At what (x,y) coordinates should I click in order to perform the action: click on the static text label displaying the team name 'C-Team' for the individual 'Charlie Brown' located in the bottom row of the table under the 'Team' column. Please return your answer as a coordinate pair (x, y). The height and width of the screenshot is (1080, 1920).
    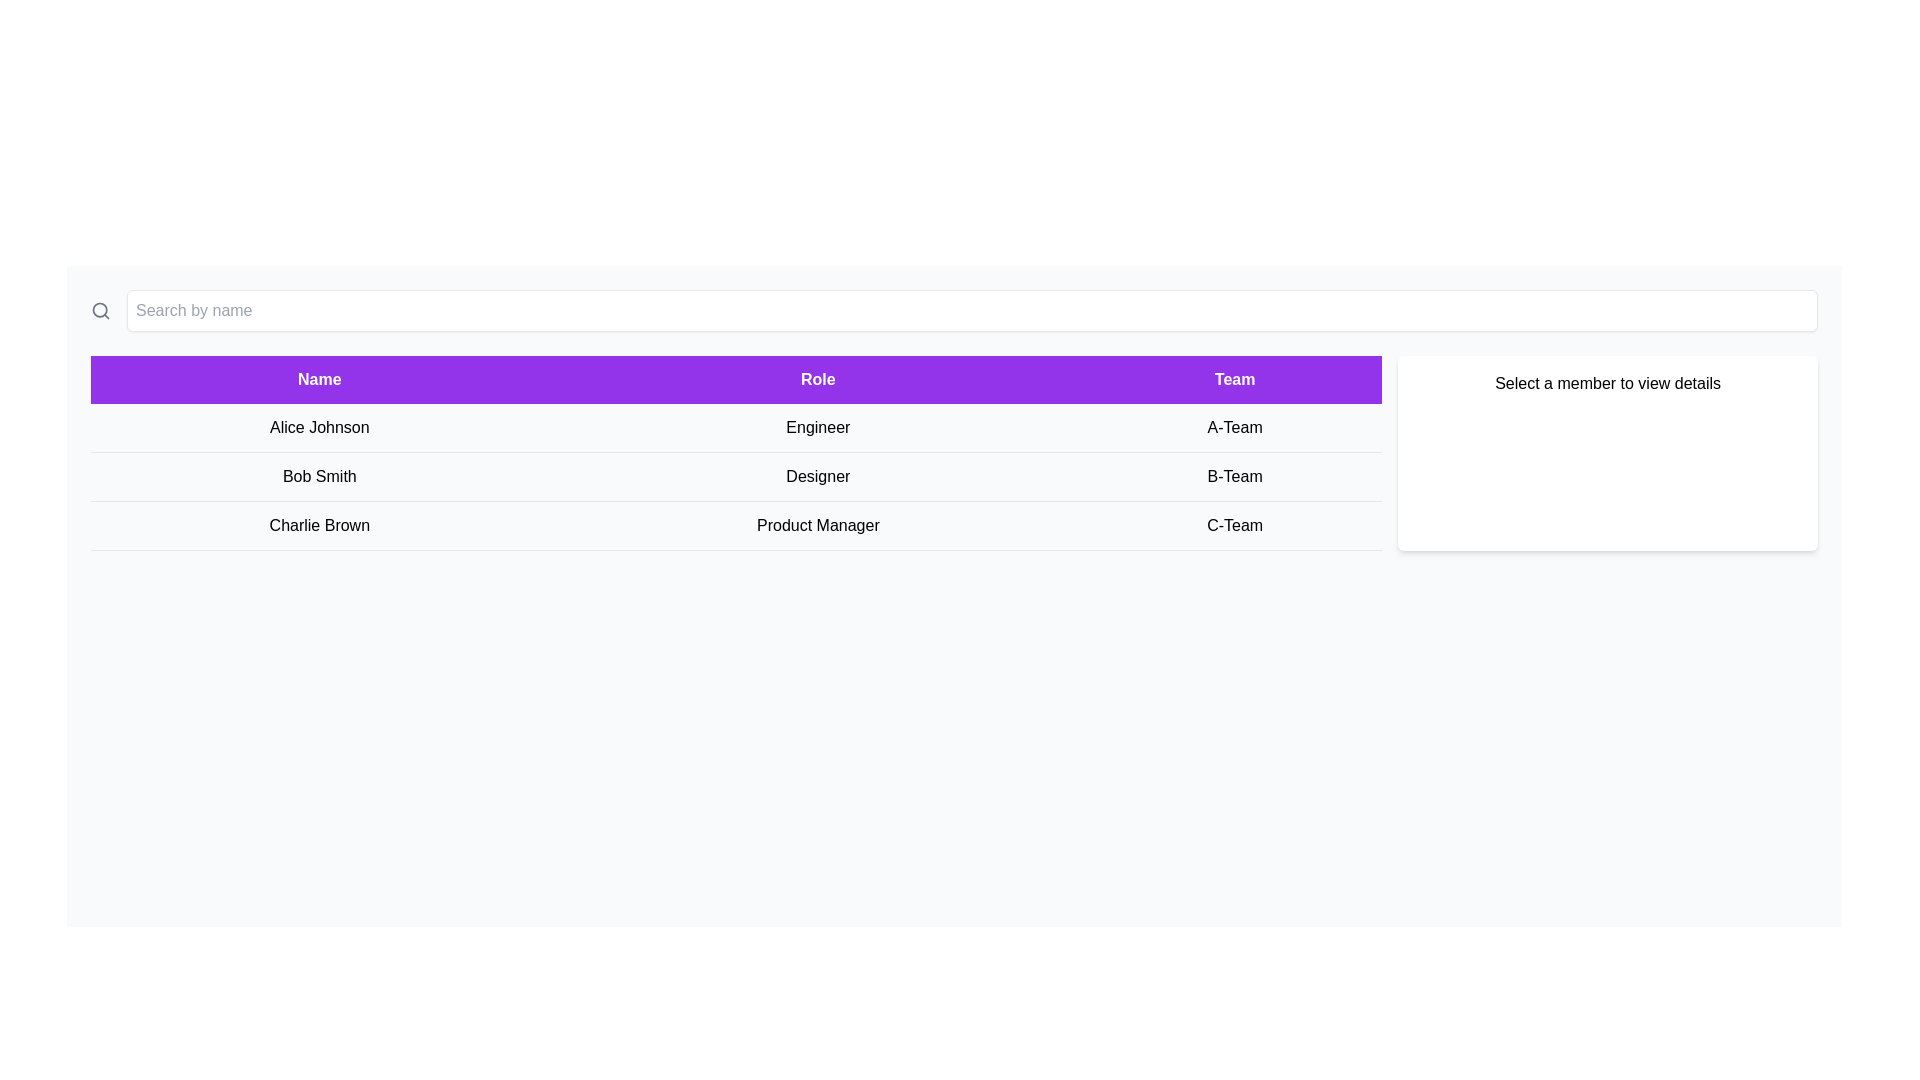
    Looking at the image, I should click on (1234, 524).